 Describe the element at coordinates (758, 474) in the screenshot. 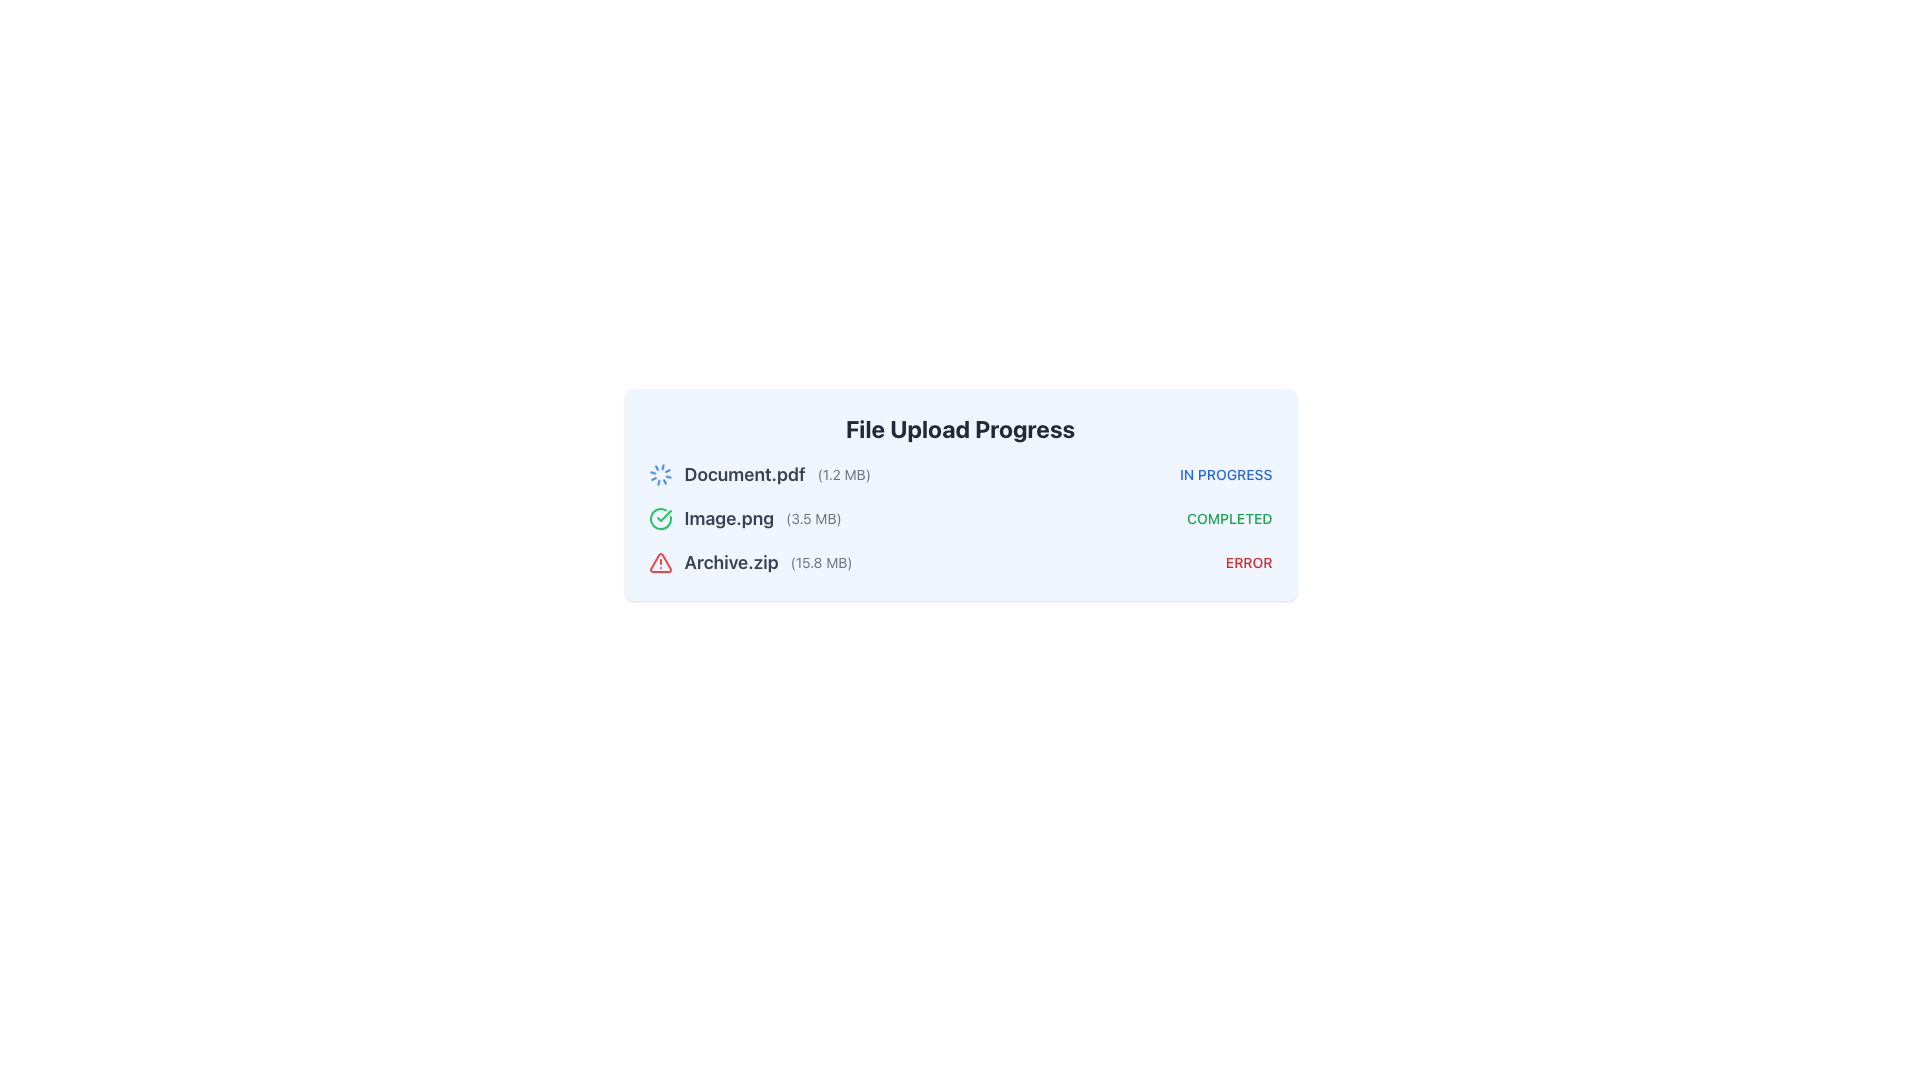

I see `text of the file information display entry for 'Document.pdf' which includes its name and size ('1.2 MB')` at that location.